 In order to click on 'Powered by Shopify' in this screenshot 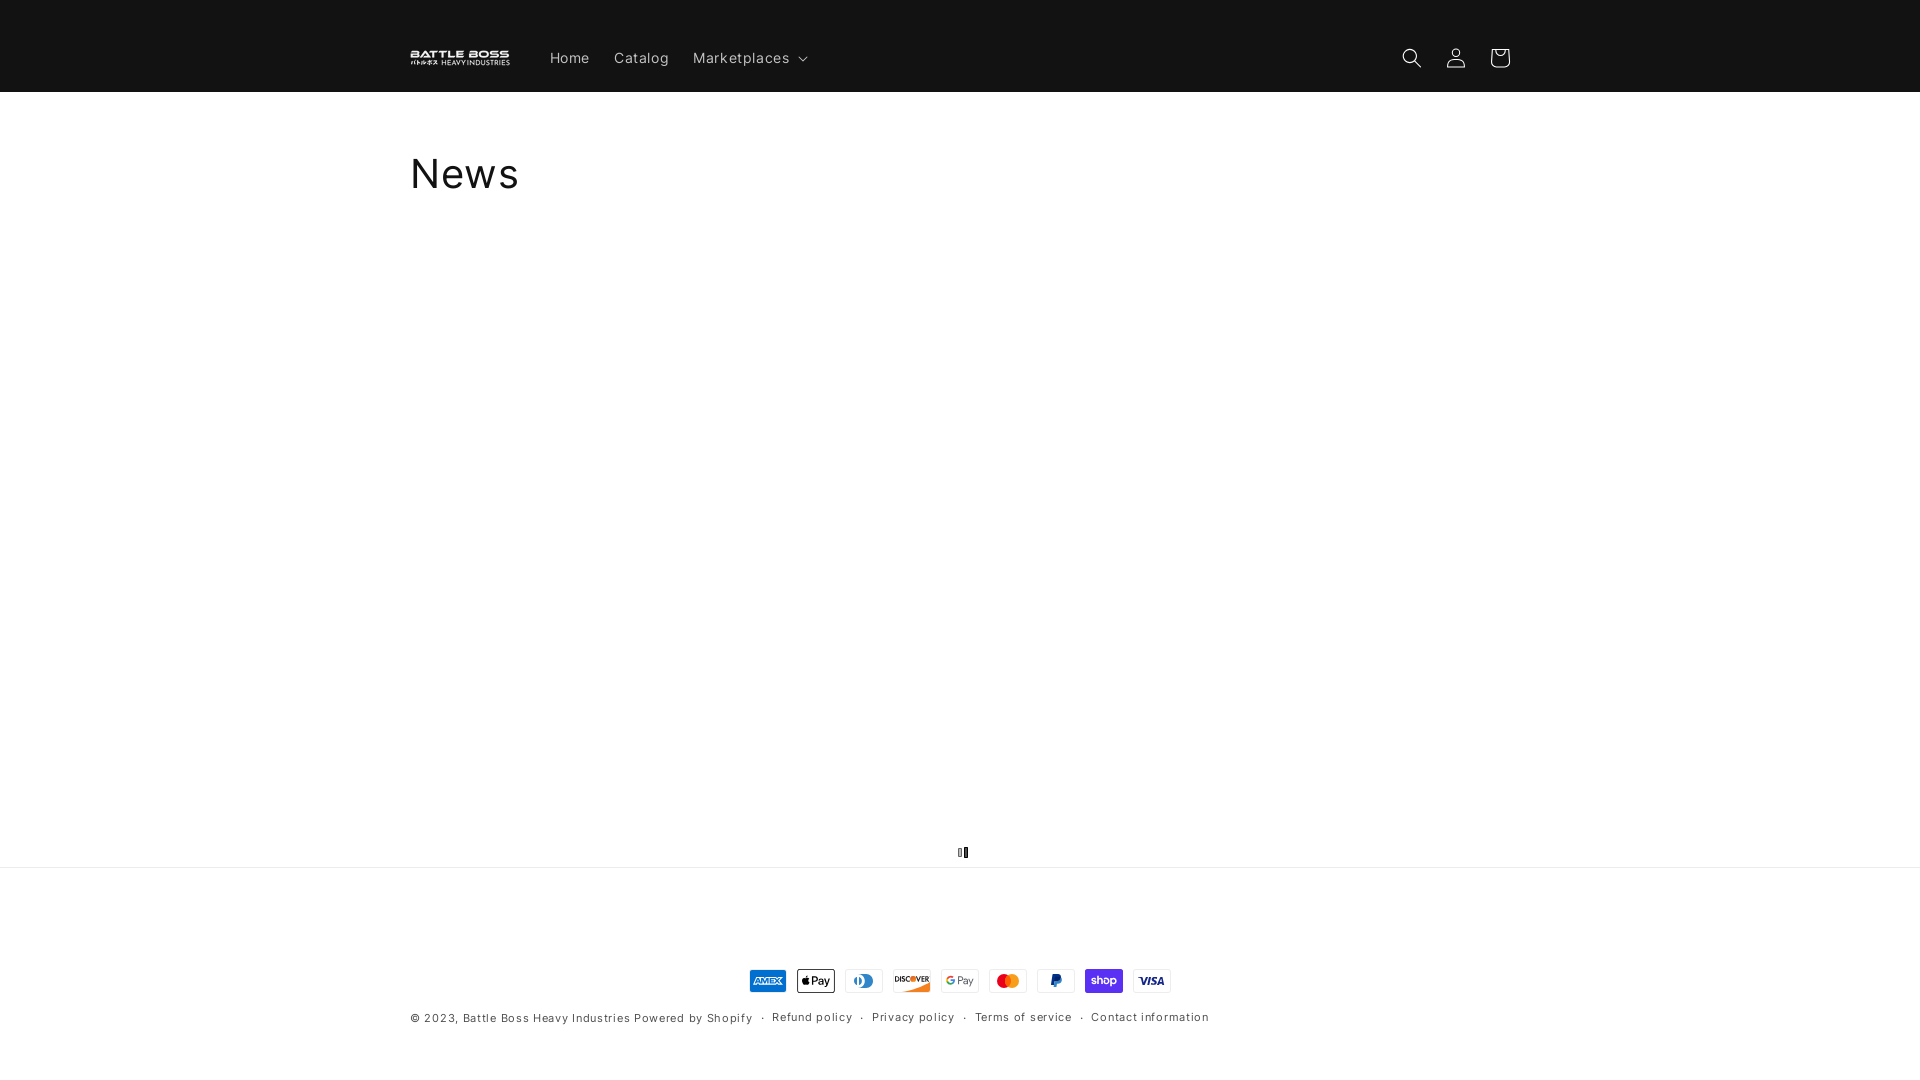, I will do `click(693, 1018)`.